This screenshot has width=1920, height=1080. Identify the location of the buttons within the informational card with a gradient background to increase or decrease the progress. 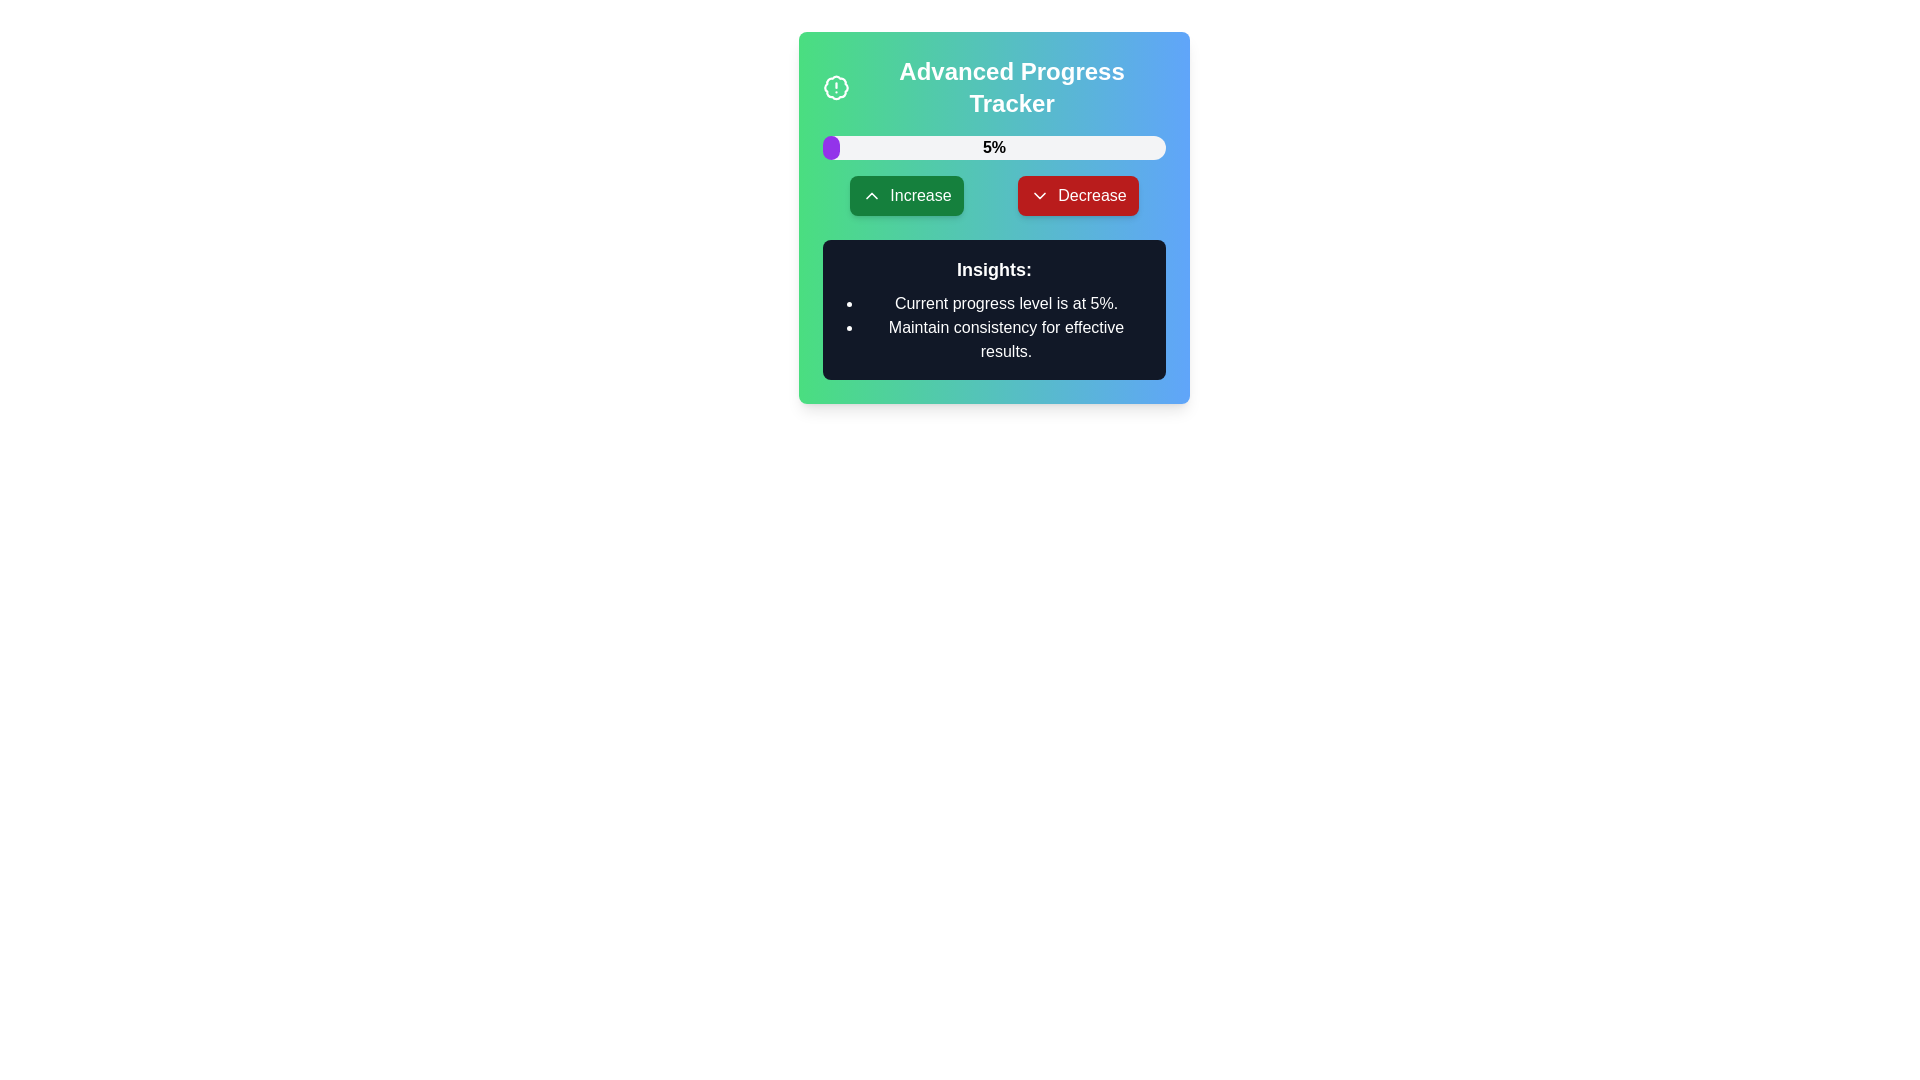
(994, 218).